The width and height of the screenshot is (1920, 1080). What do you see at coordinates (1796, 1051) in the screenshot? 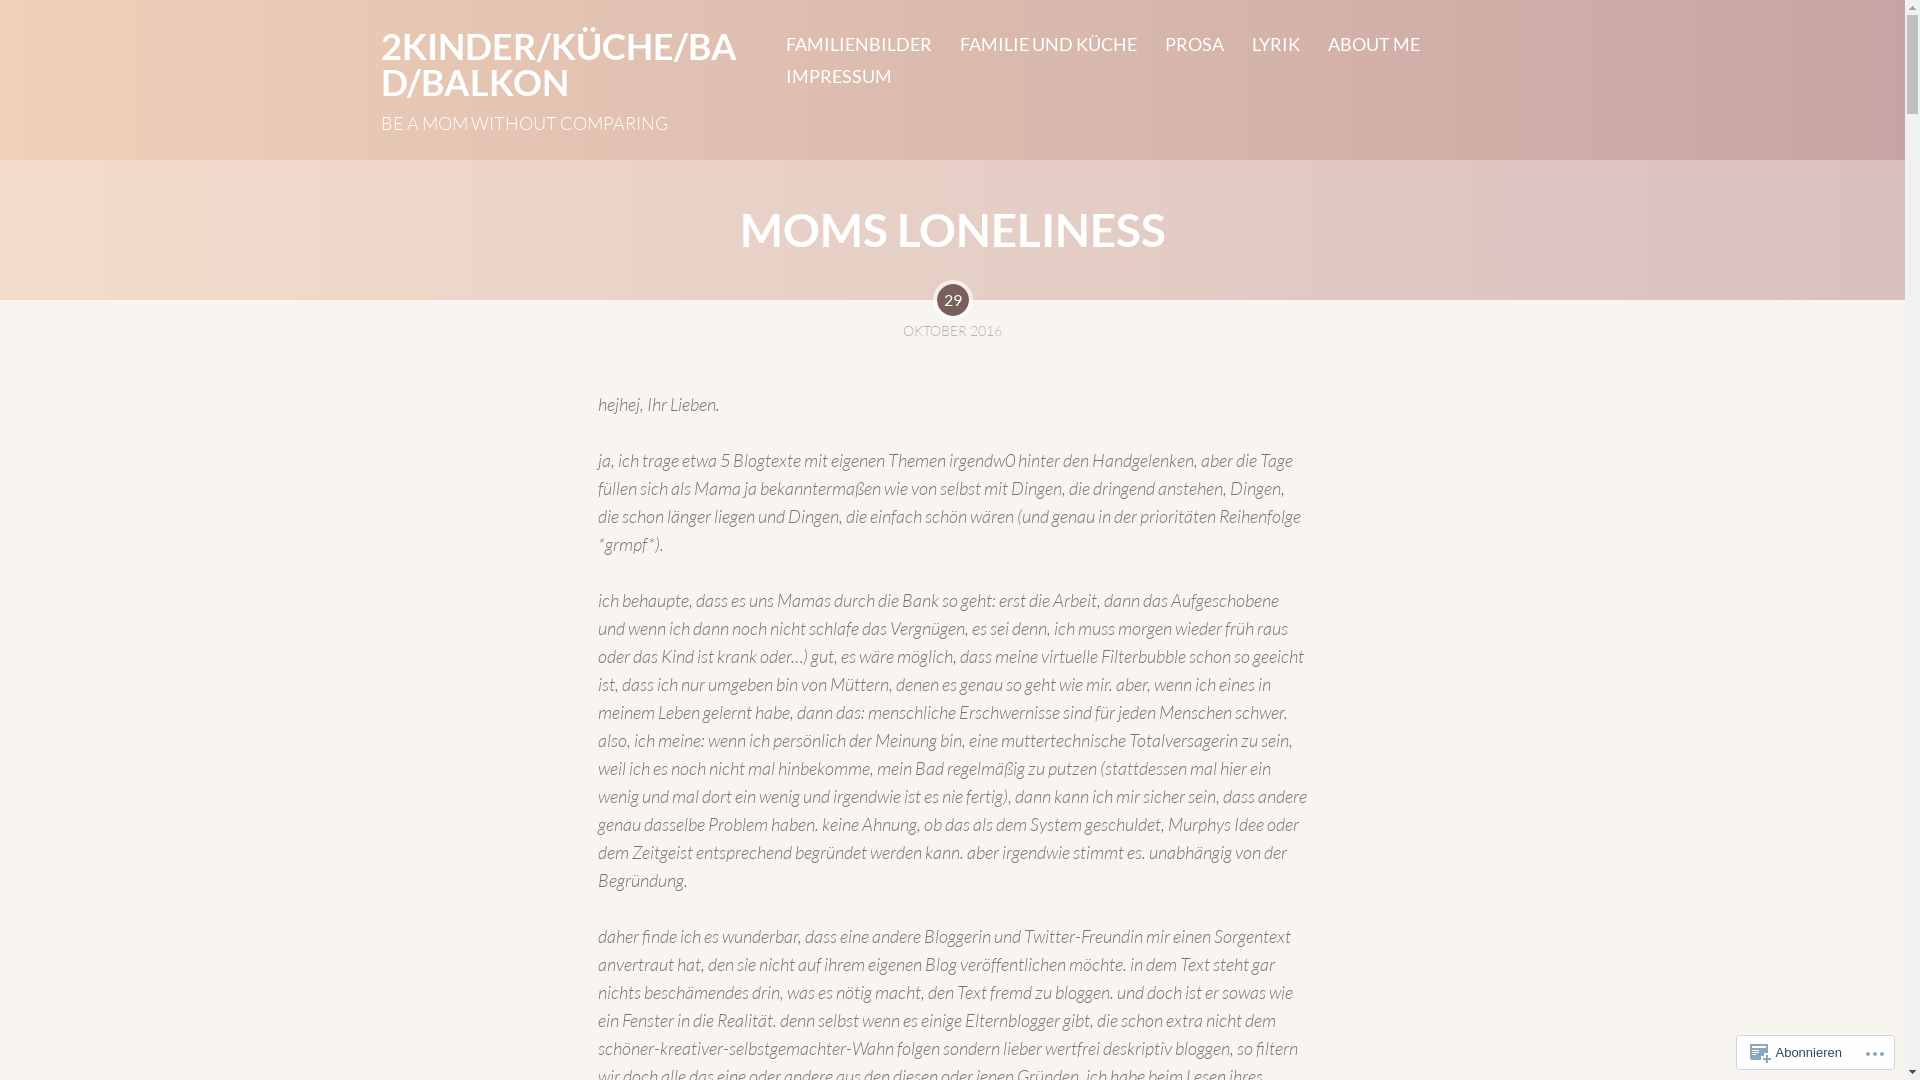
I see `'Abonnieren'` at bounding box center [1796, 1051].